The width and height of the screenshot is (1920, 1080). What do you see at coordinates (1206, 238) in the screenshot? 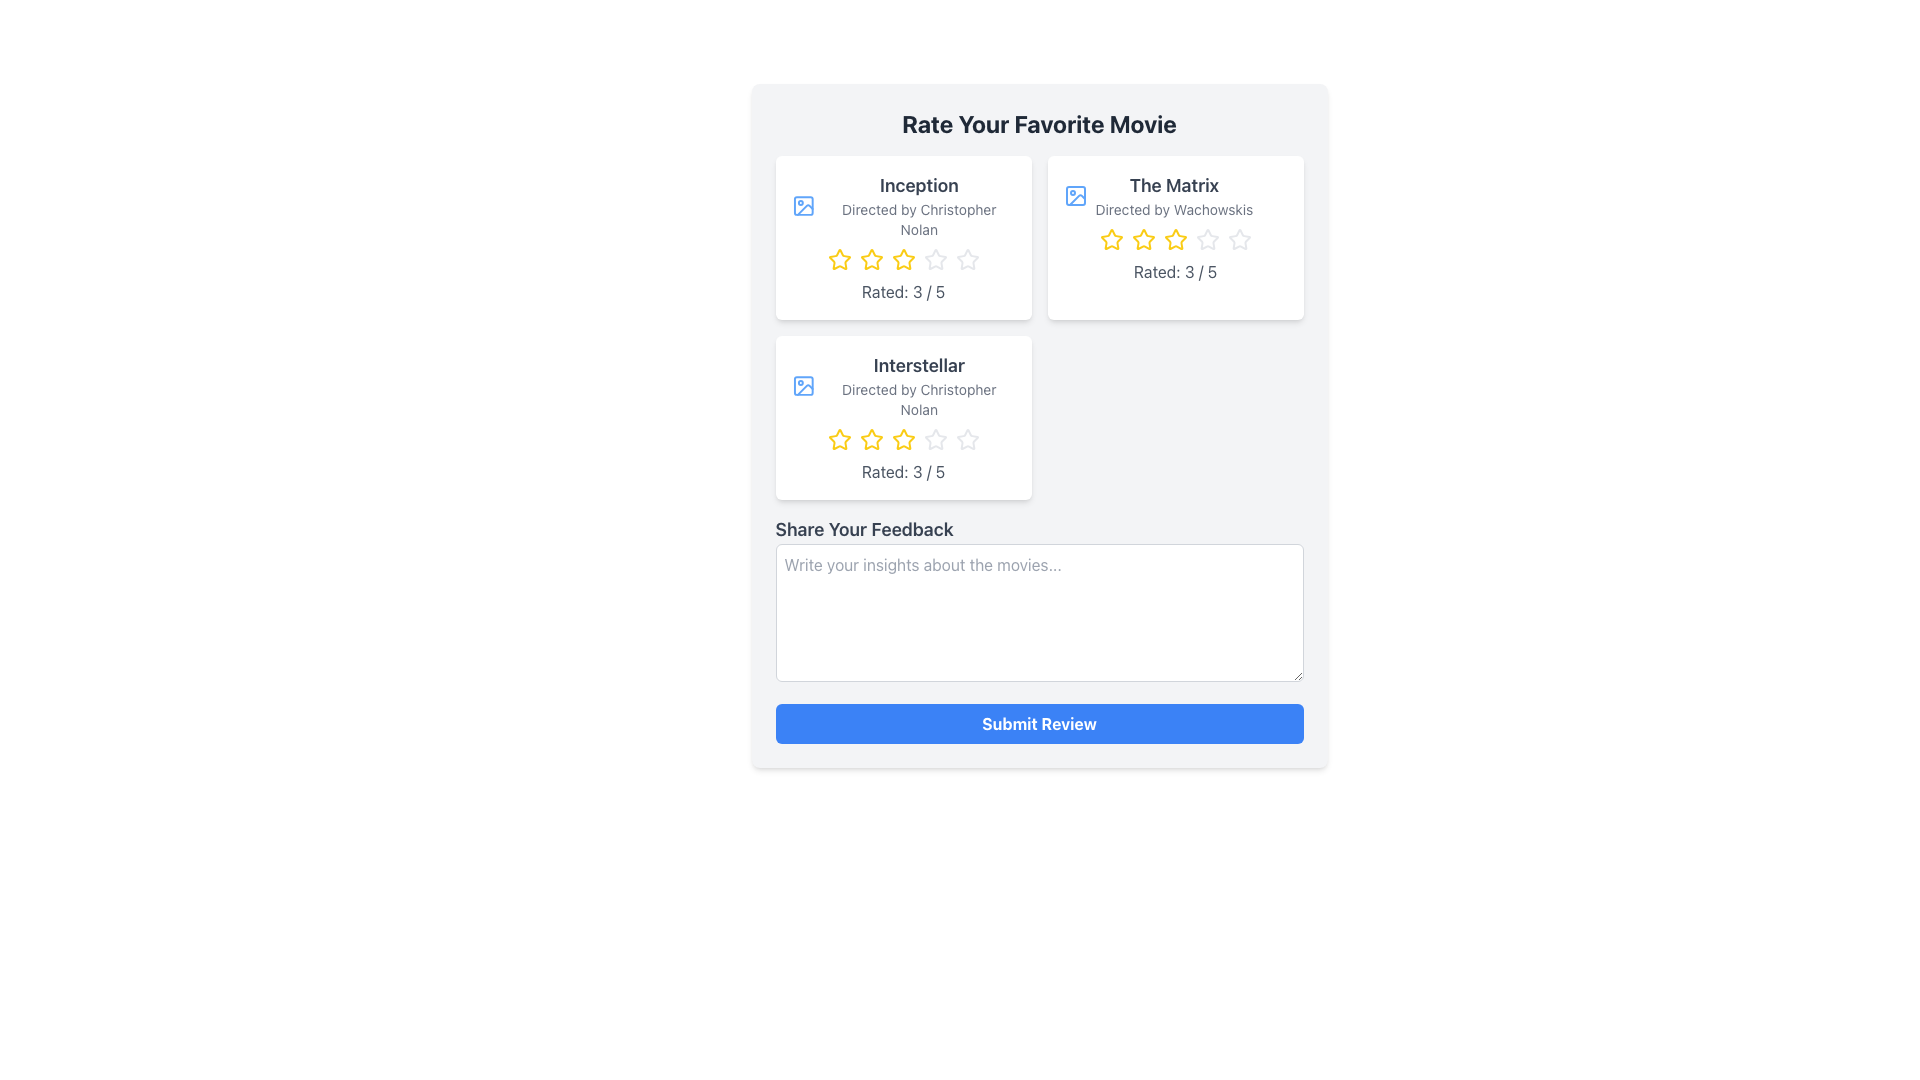
I see `the third star in the rating system for 'The Matrix' movie` at bounding box center [1206, 238].